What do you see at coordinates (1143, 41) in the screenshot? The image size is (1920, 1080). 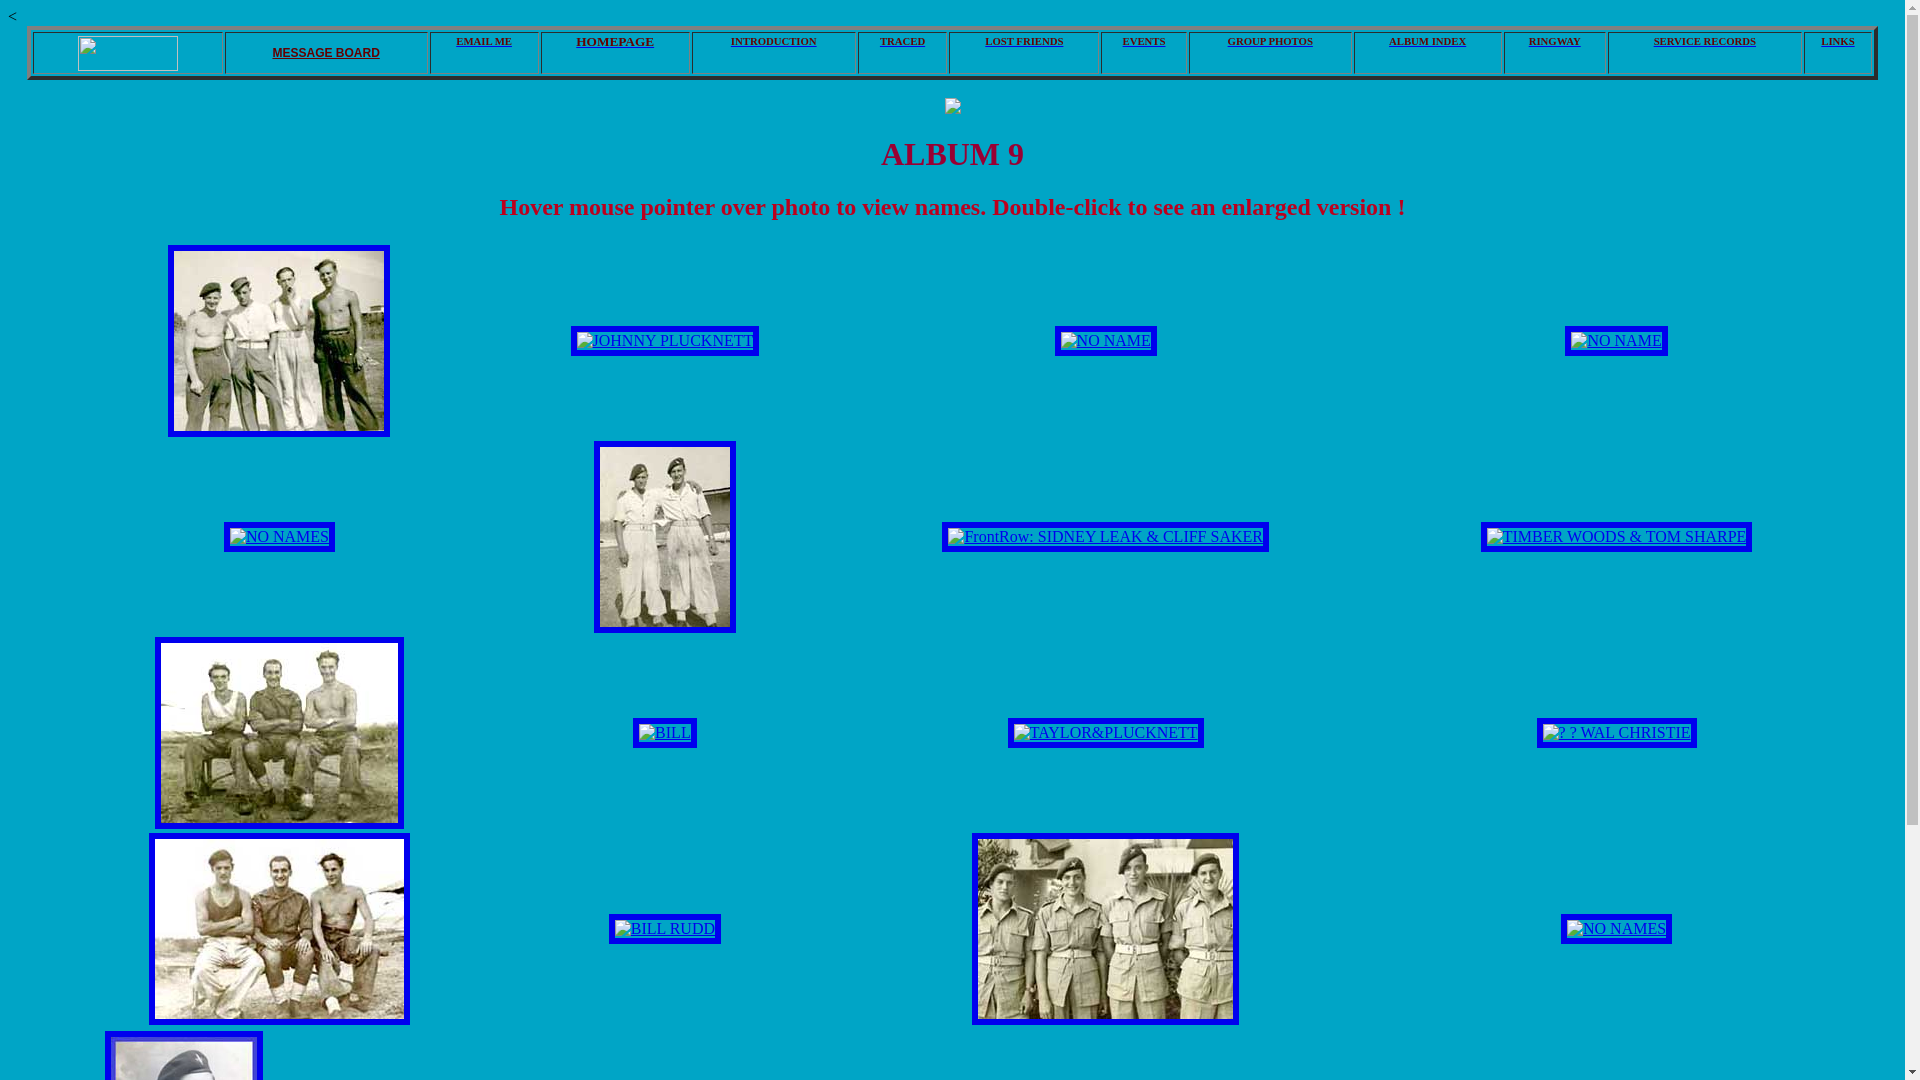 I see `'EVENTS'` at bounding box center [1143, 41].